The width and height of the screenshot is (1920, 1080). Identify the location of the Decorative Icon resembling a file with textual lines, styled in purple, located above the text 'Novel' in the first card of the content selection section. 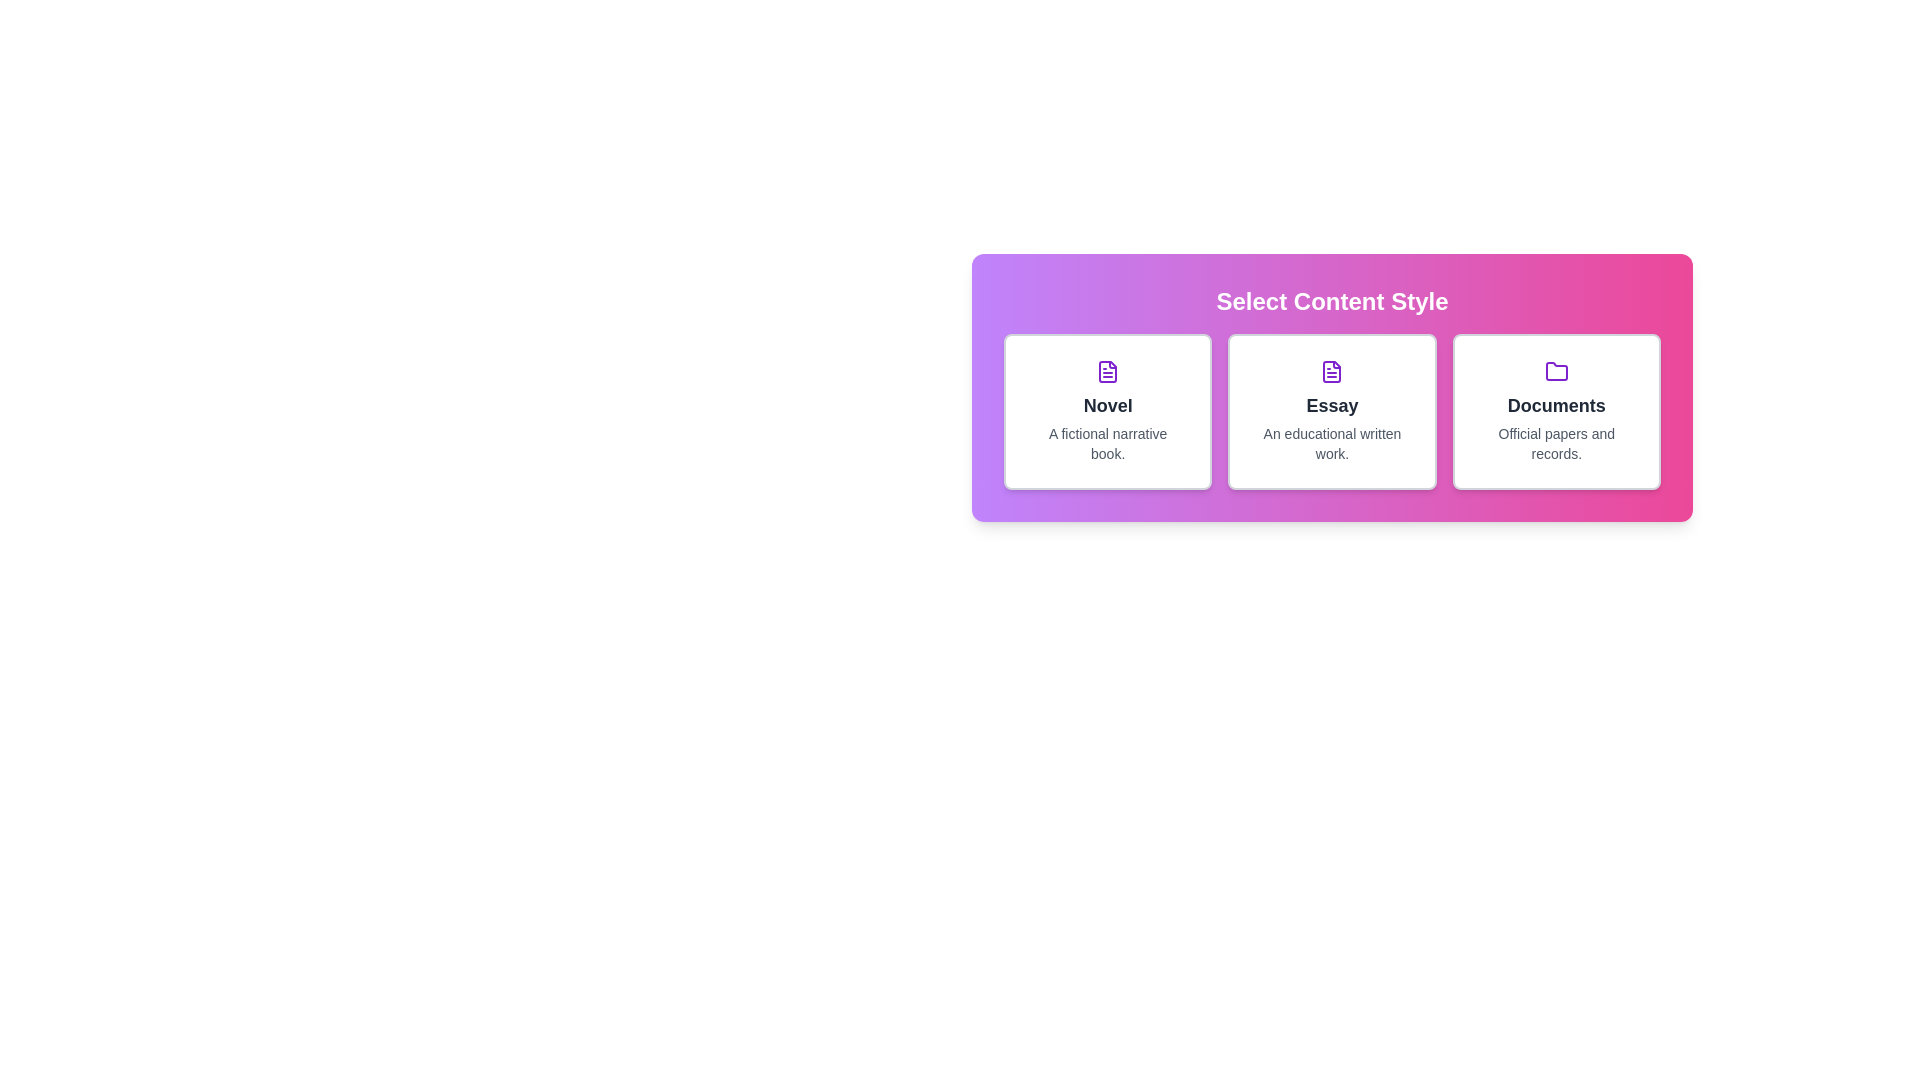
(1107, 371).